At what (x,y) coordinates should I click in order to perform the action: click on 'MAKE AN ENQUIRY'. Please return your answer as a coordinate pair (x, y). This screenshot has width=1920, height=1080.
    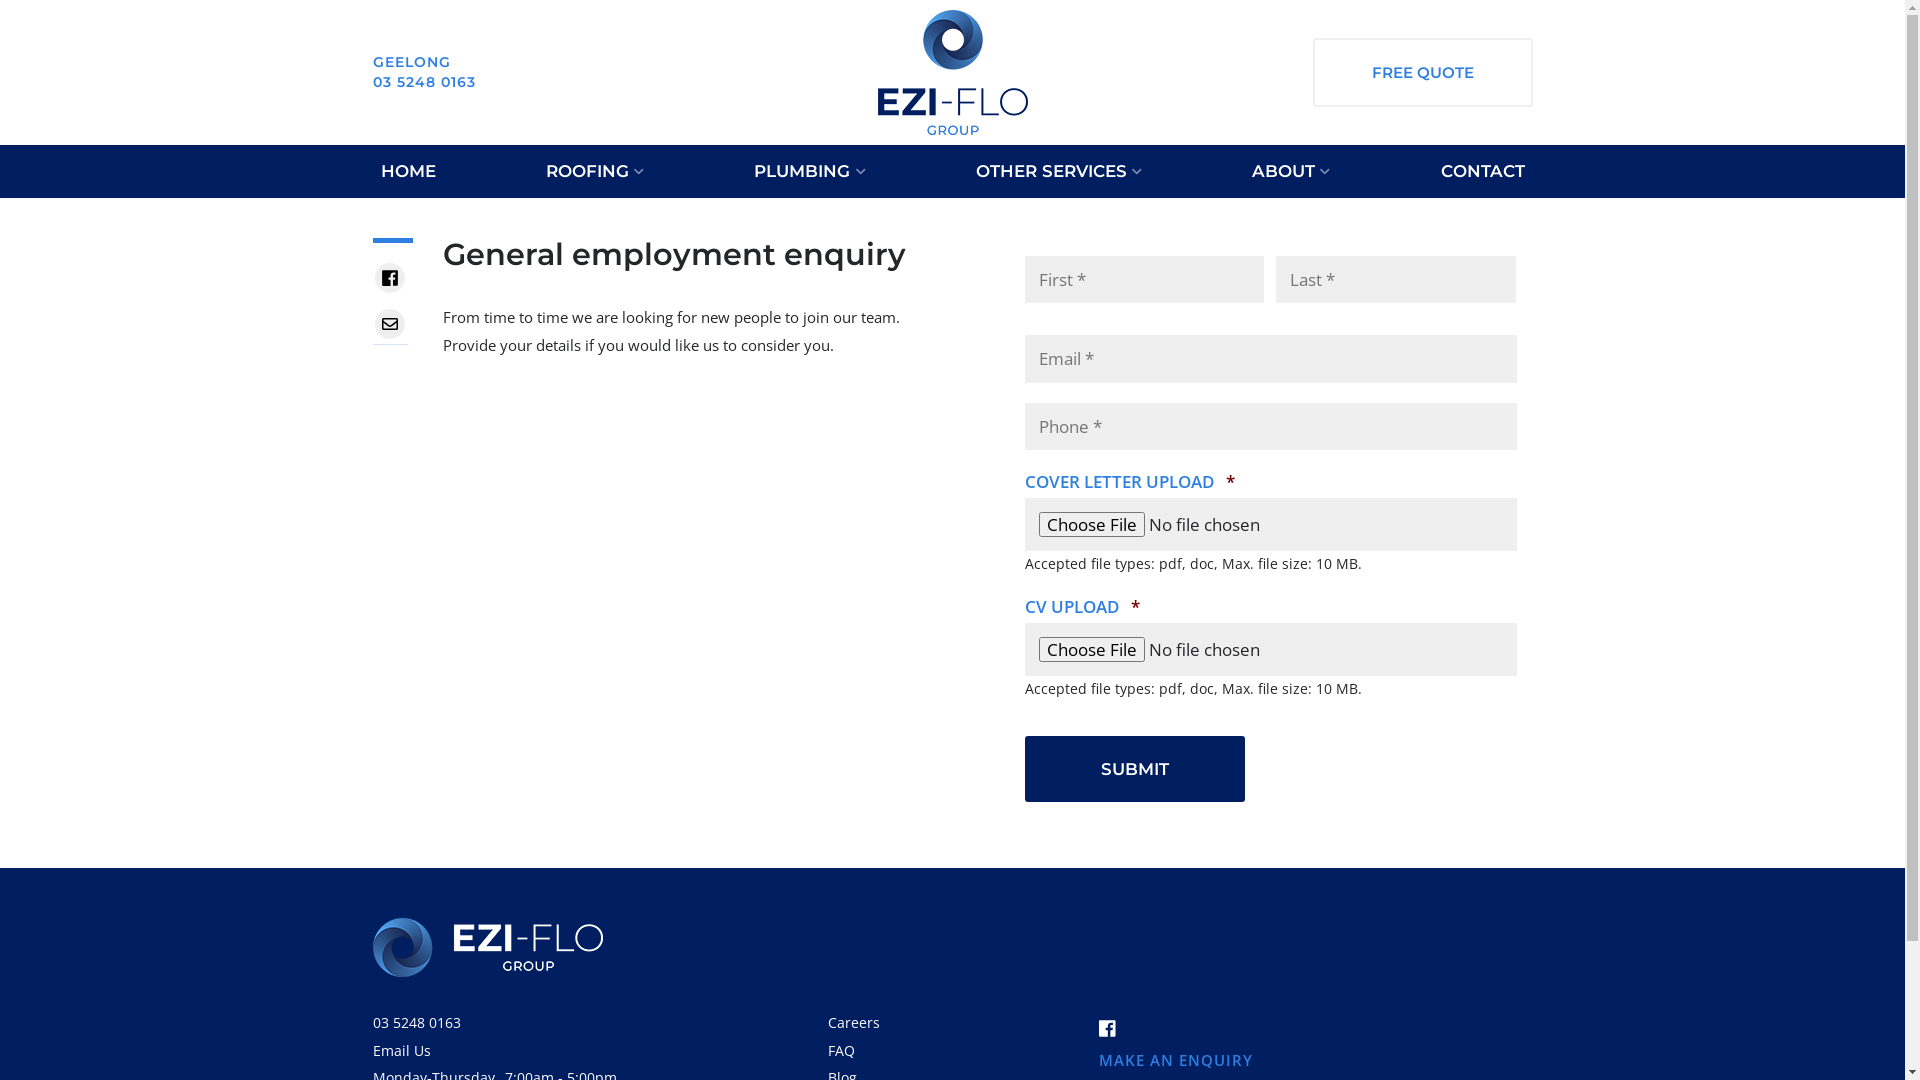
    Looking at the image, I should click on (1097, 1059).